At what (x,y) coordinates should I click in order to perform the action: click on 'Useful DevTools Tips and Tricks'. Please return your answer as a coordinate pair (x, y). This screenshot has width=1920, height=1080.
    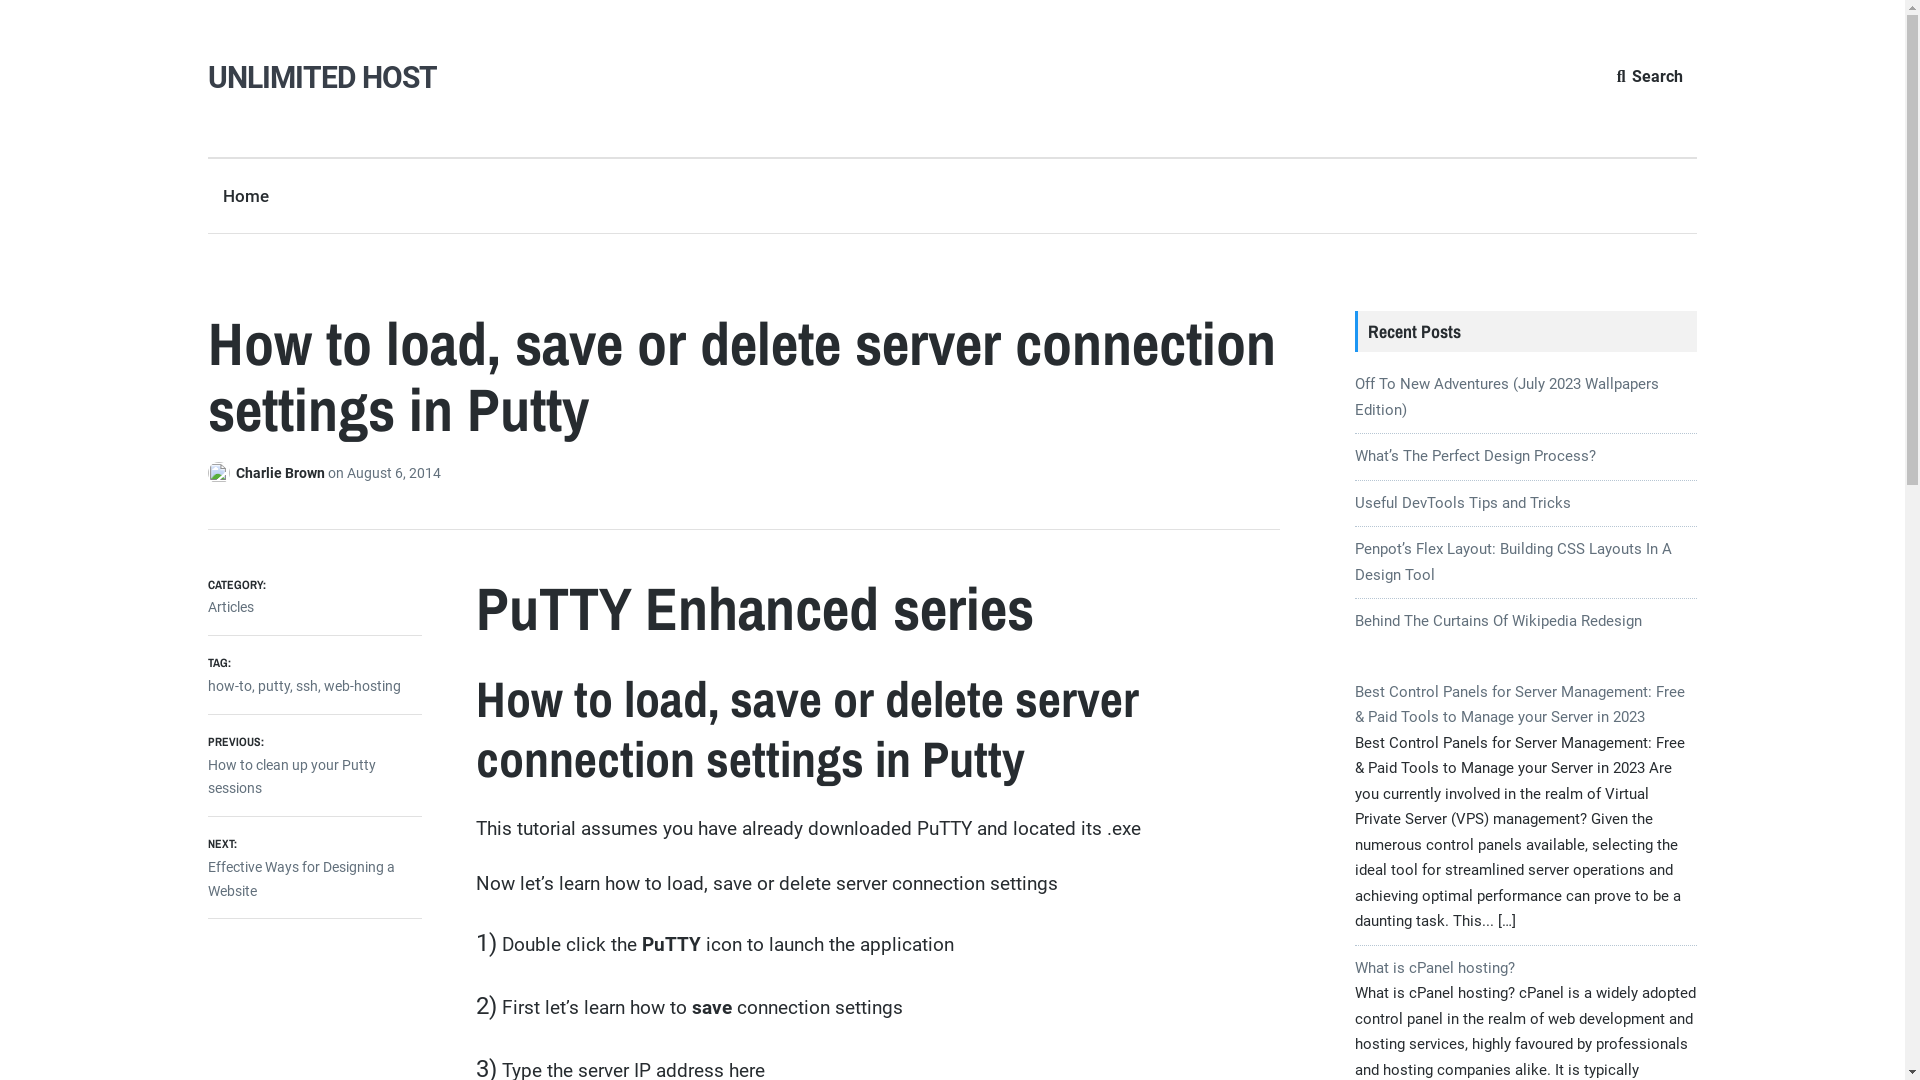
    Looking at the image, I should click on (1463, 501).